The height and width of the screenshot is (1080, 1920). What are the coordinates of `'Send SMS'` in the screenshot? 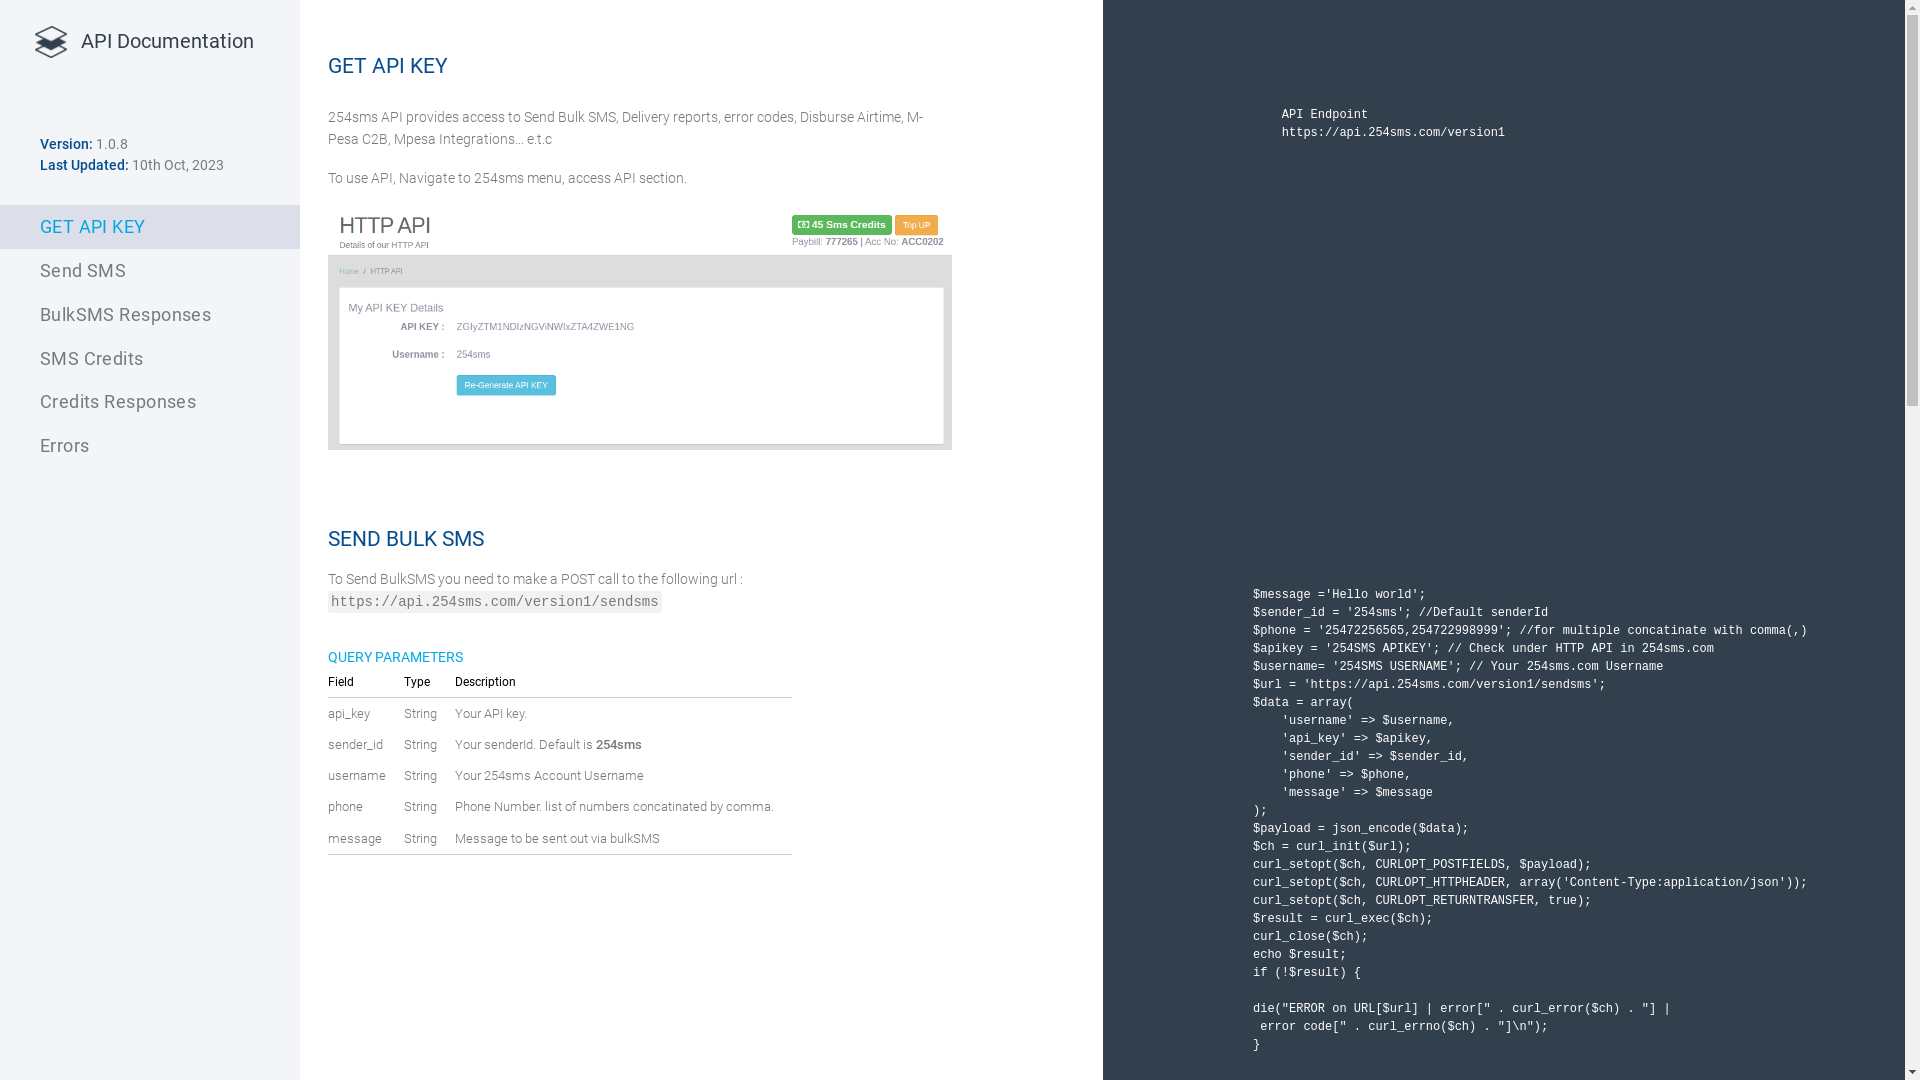 It's located at (148, 270).